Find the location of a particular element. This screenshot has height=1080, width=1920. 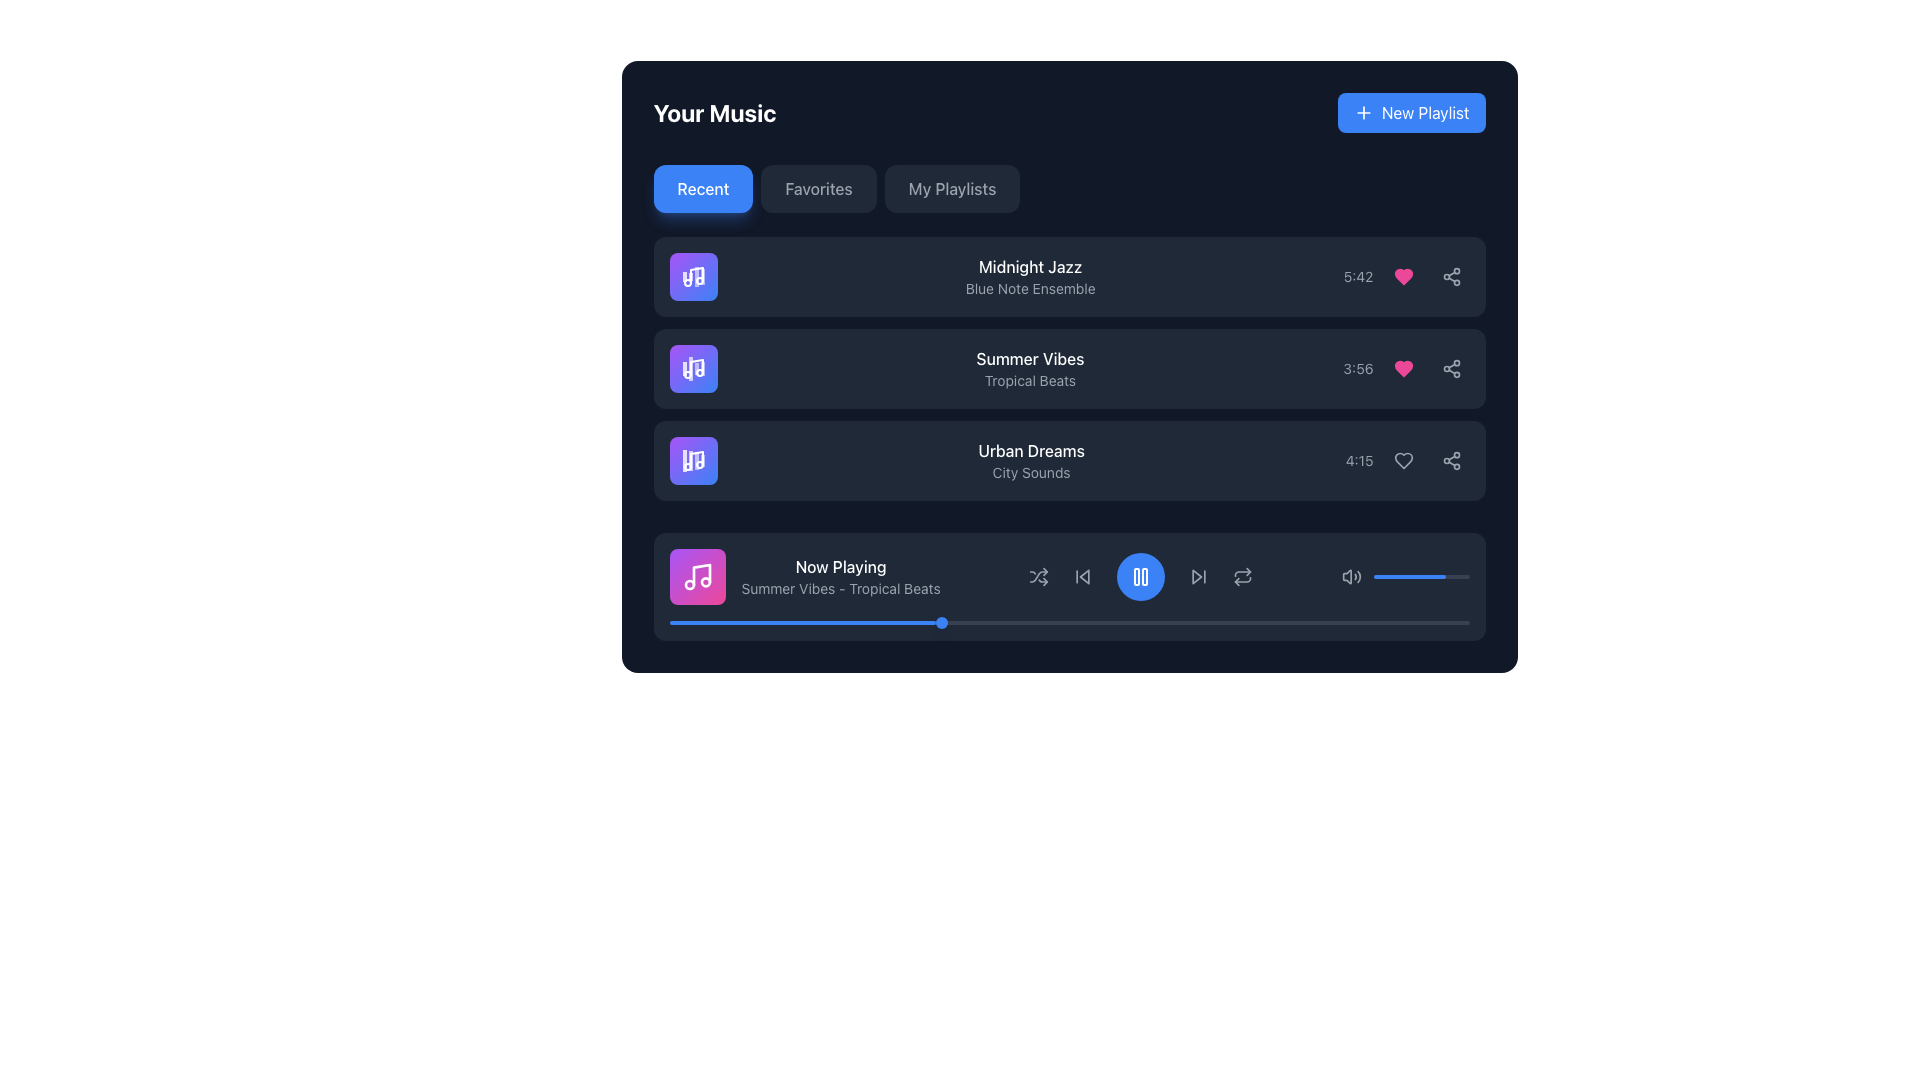

progress is located at coordinates (1220, 622).